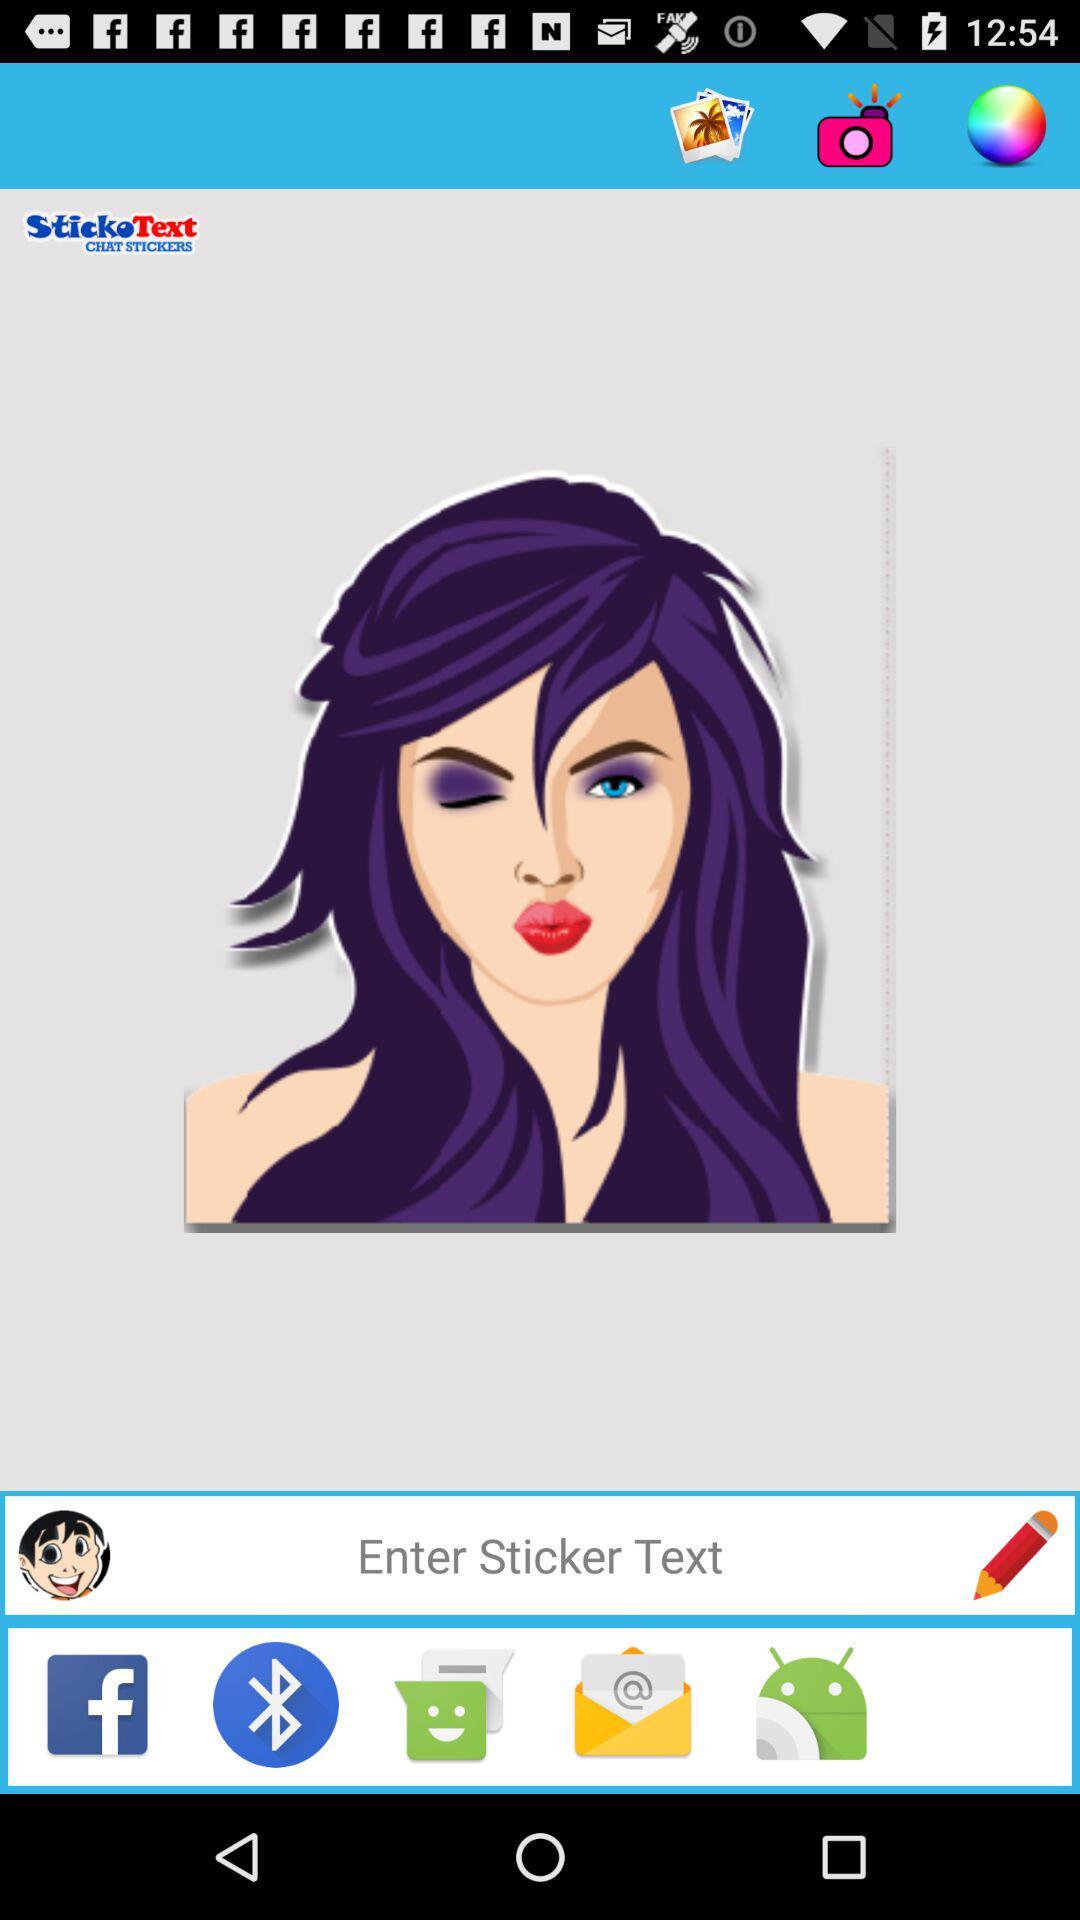 The image size is (1080, 1920). What do you see at coordinates (540, 1554) in the screenshot?
I see `sticker text` at bounding box center [540, 1554].